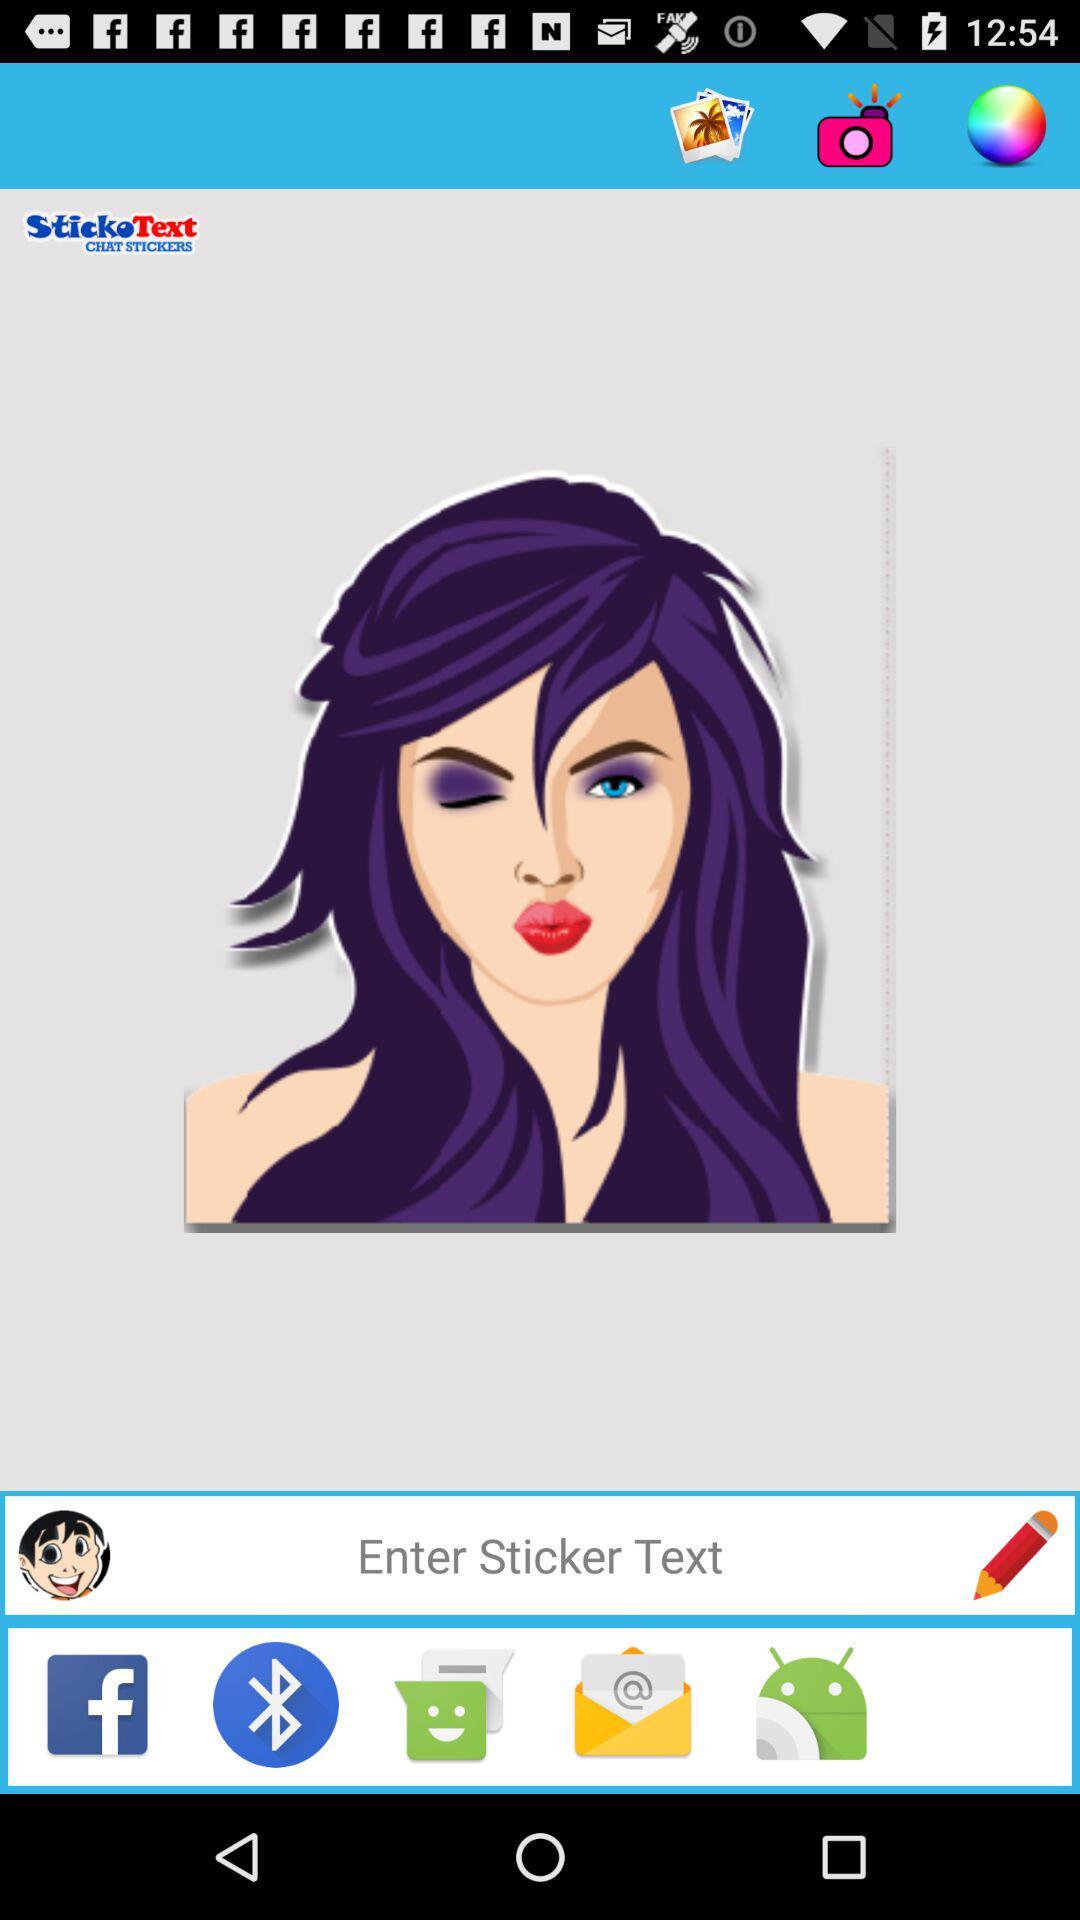 The image size is (1080, 1920). What do you see at coordinates (540, 1554) in the screenshot?
I see `sticker text` at bounding box center [540, 1554].